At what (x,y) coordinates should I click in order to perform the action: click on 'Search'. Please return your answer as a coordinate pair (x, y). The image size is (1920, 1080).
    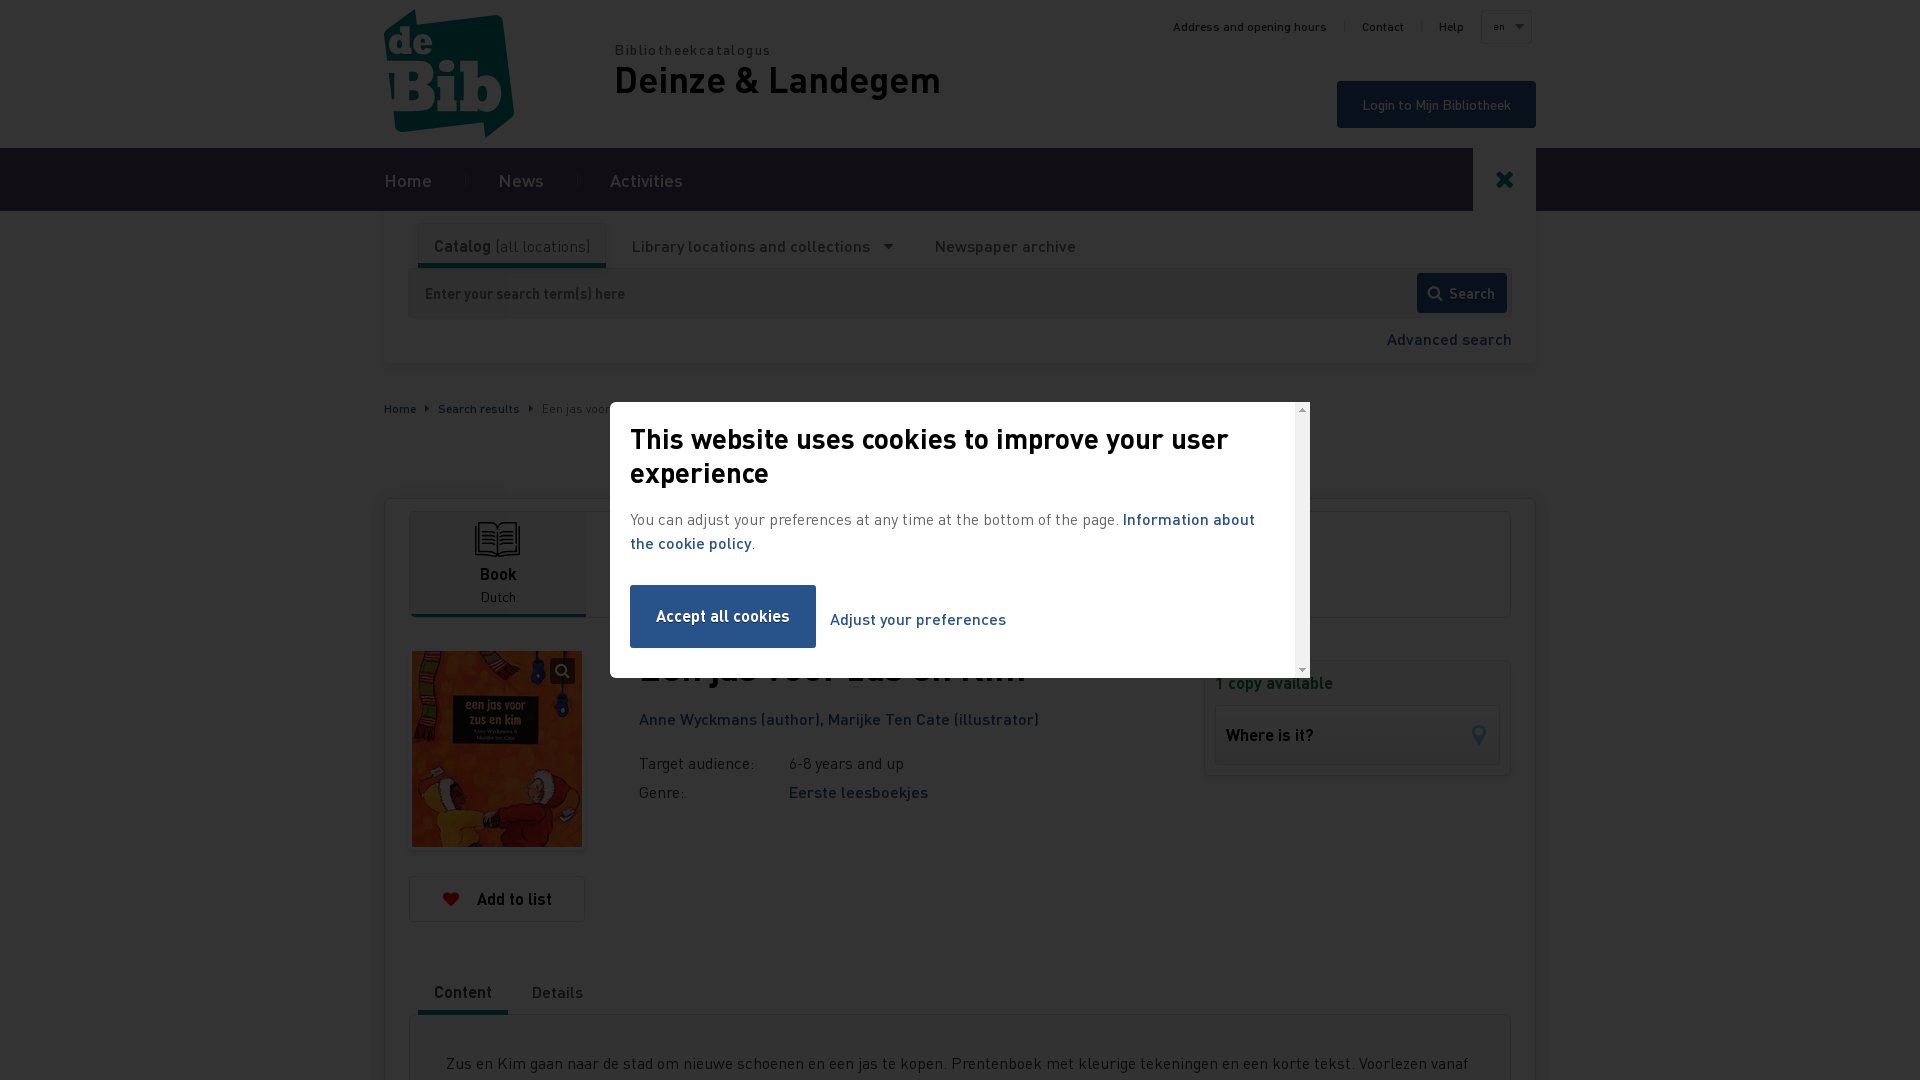
    Looking at the image, I should click on (1415, 293).